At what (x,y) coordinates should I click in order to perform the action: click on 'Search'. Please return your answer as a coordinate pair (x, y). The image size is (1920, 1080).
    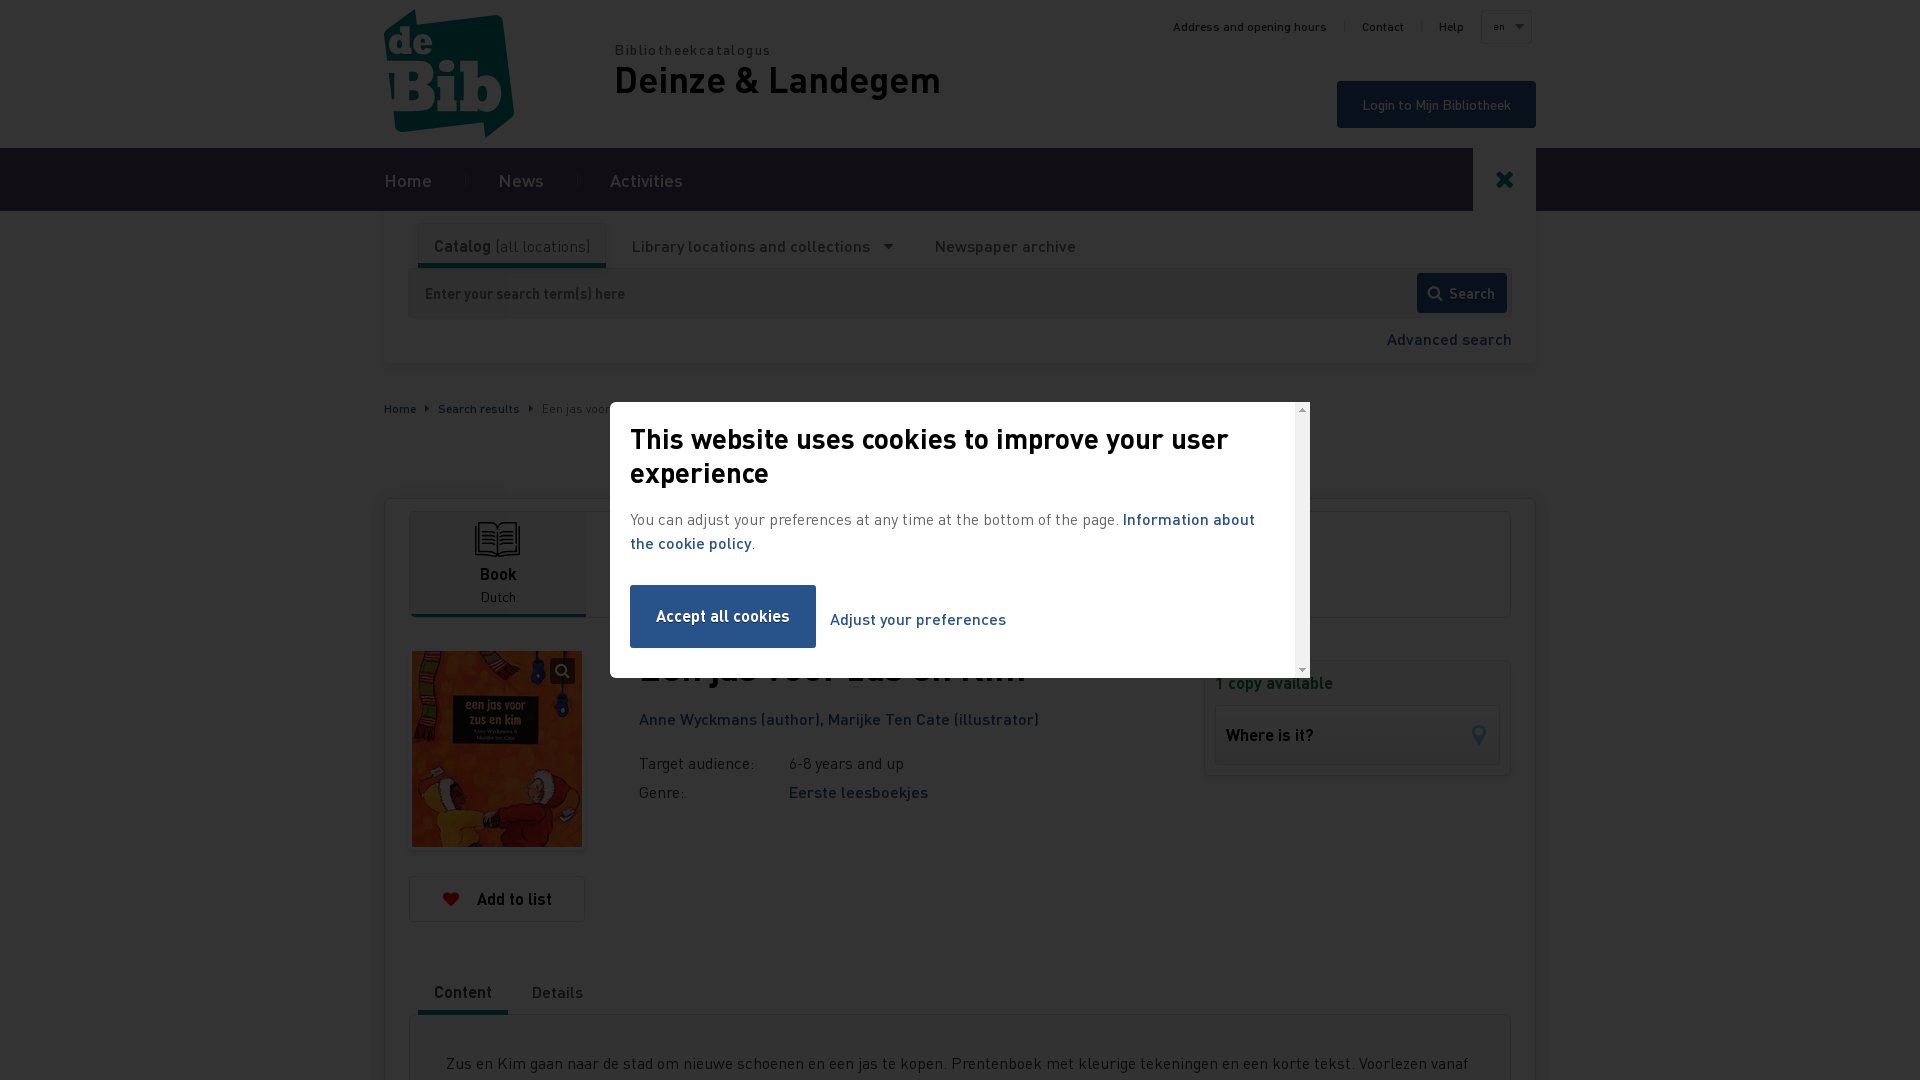
    Looking at the image, I should click on (1415, 293).